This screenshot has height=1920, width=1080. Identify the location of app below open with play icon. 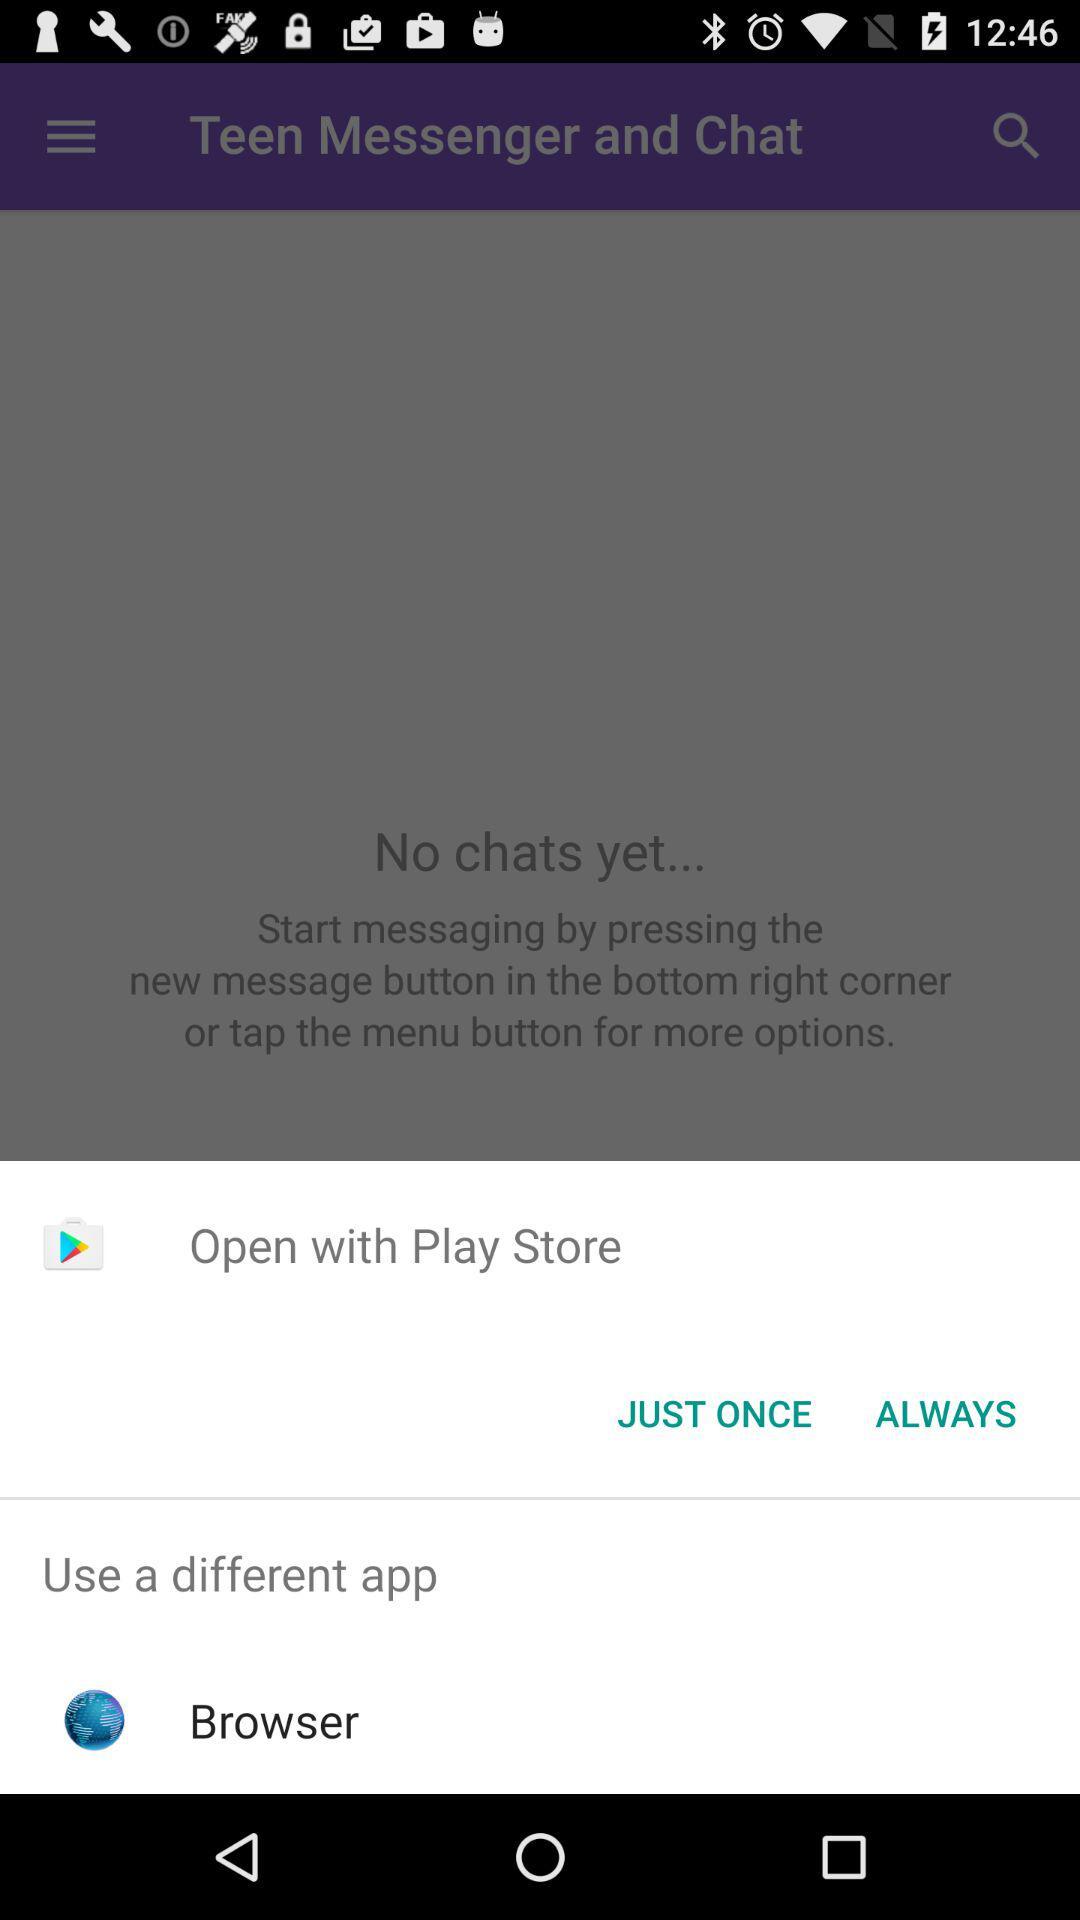
(945, 1411).